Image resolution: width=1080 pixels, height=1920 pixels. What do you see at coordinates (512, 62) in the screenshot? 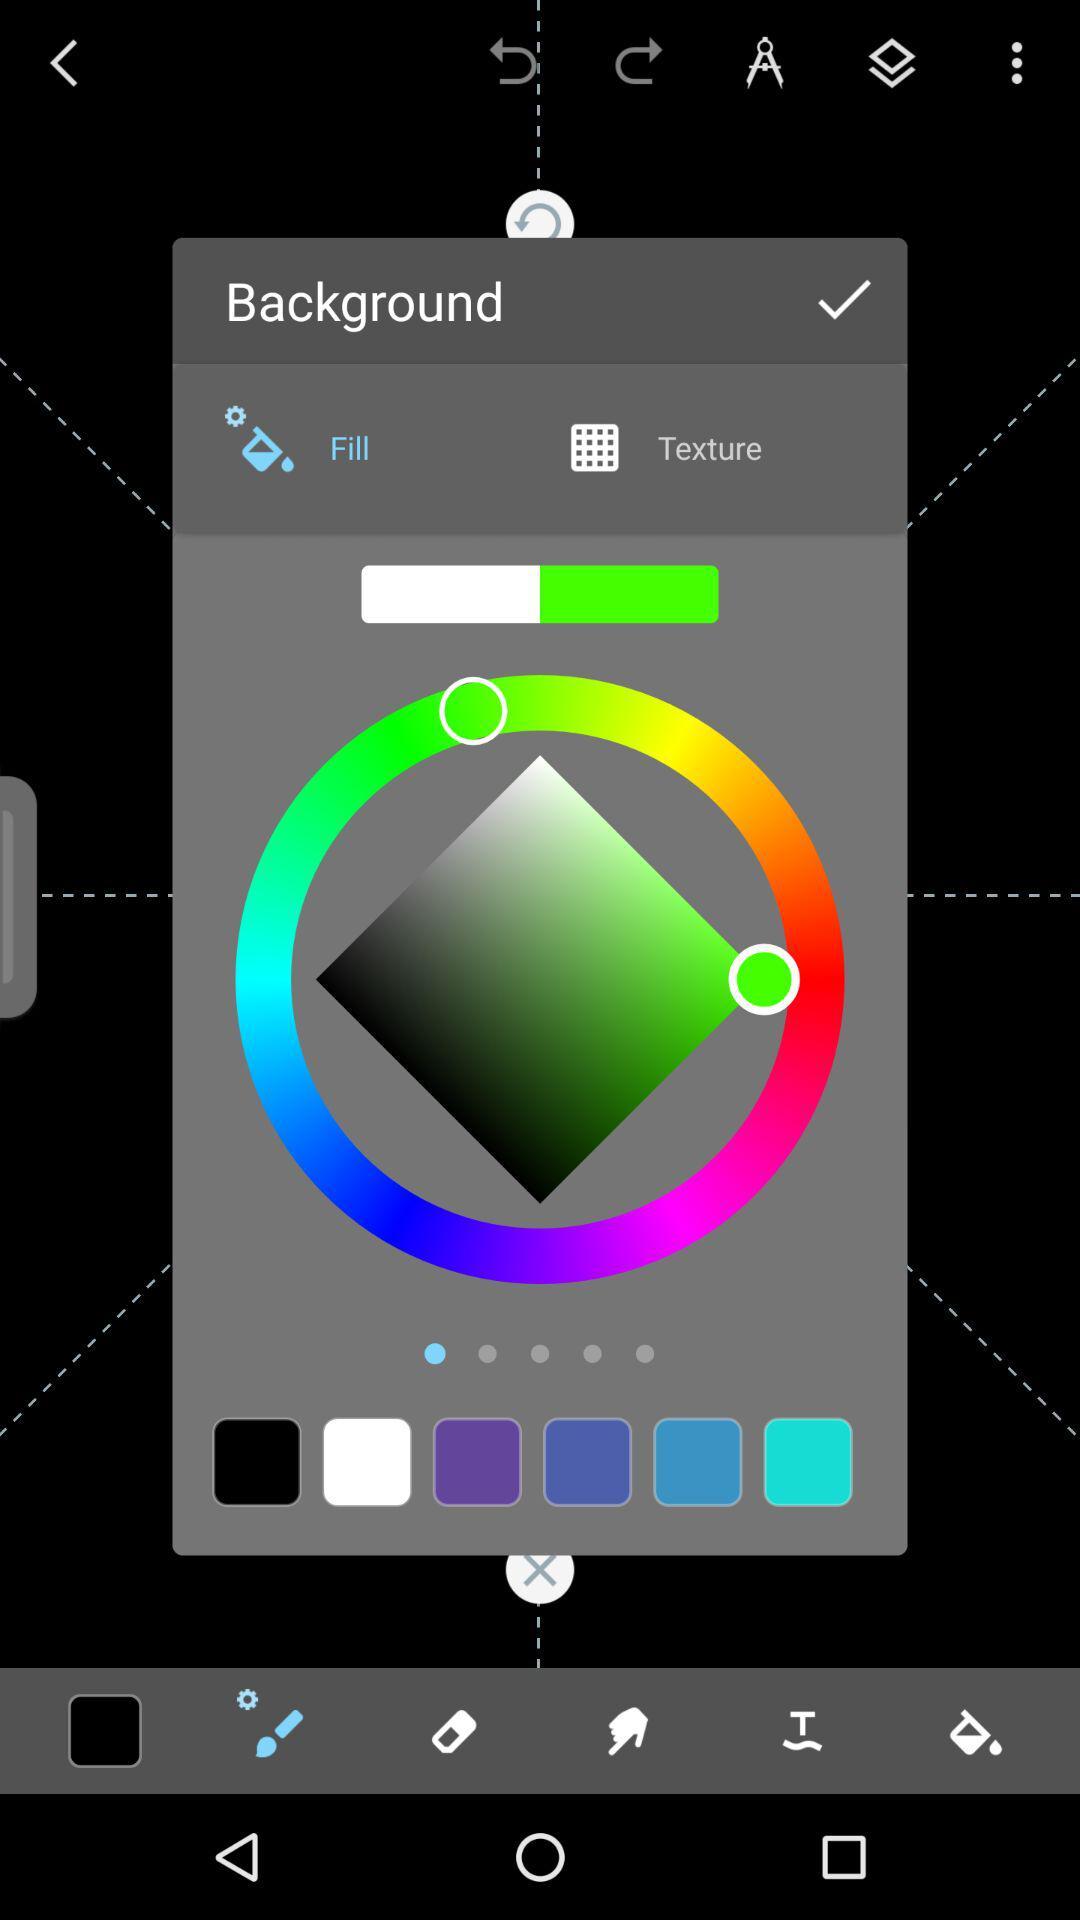
I see `the undo icon` at bounding box center [512, 62].